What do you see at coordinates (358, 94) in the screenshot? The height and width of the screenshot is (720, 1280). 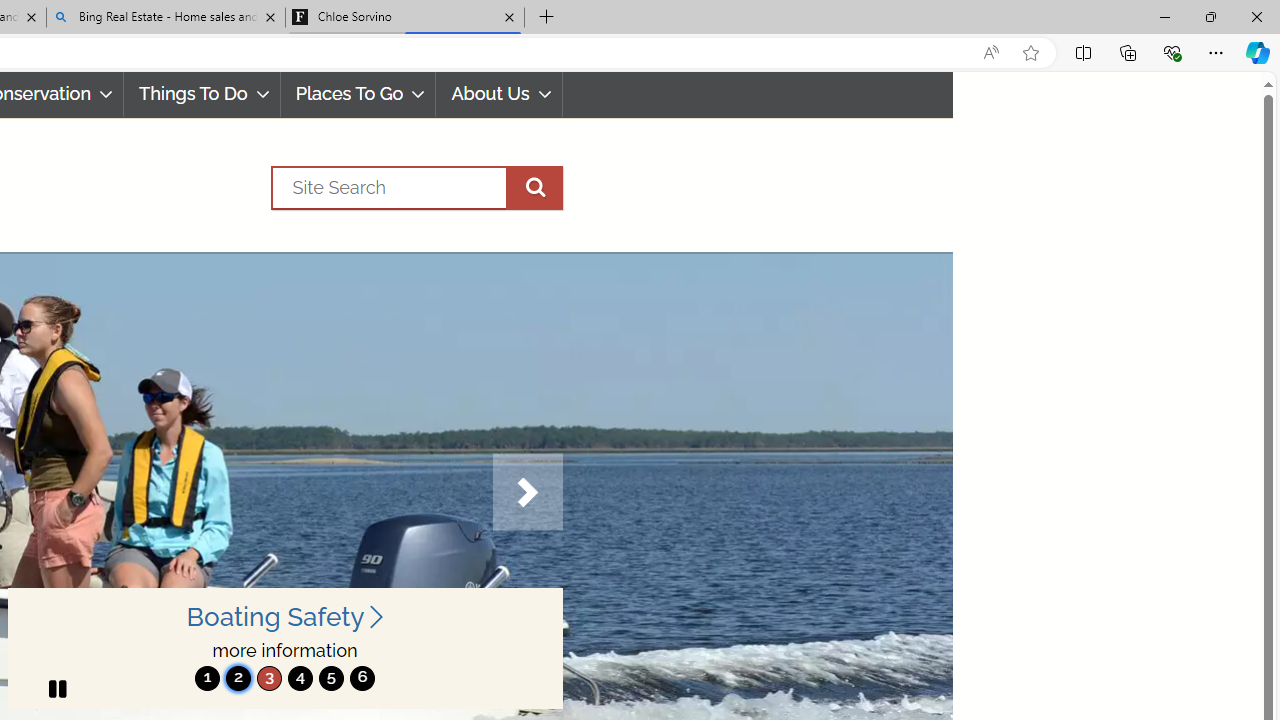 I see `'Places To Go'` at bounding box center [358, 94].